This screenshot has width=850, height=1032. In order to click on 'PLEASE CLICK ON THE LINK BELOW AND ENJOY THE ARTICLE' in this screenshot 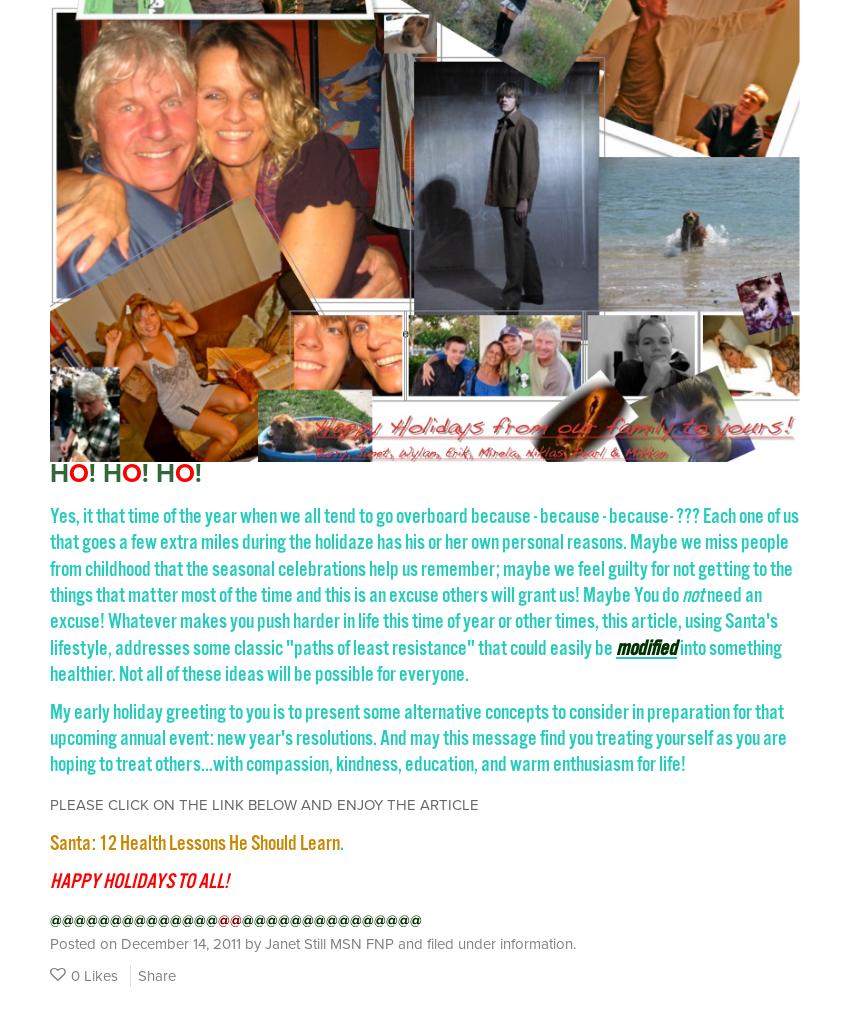, I will do `click(263, 804)`.